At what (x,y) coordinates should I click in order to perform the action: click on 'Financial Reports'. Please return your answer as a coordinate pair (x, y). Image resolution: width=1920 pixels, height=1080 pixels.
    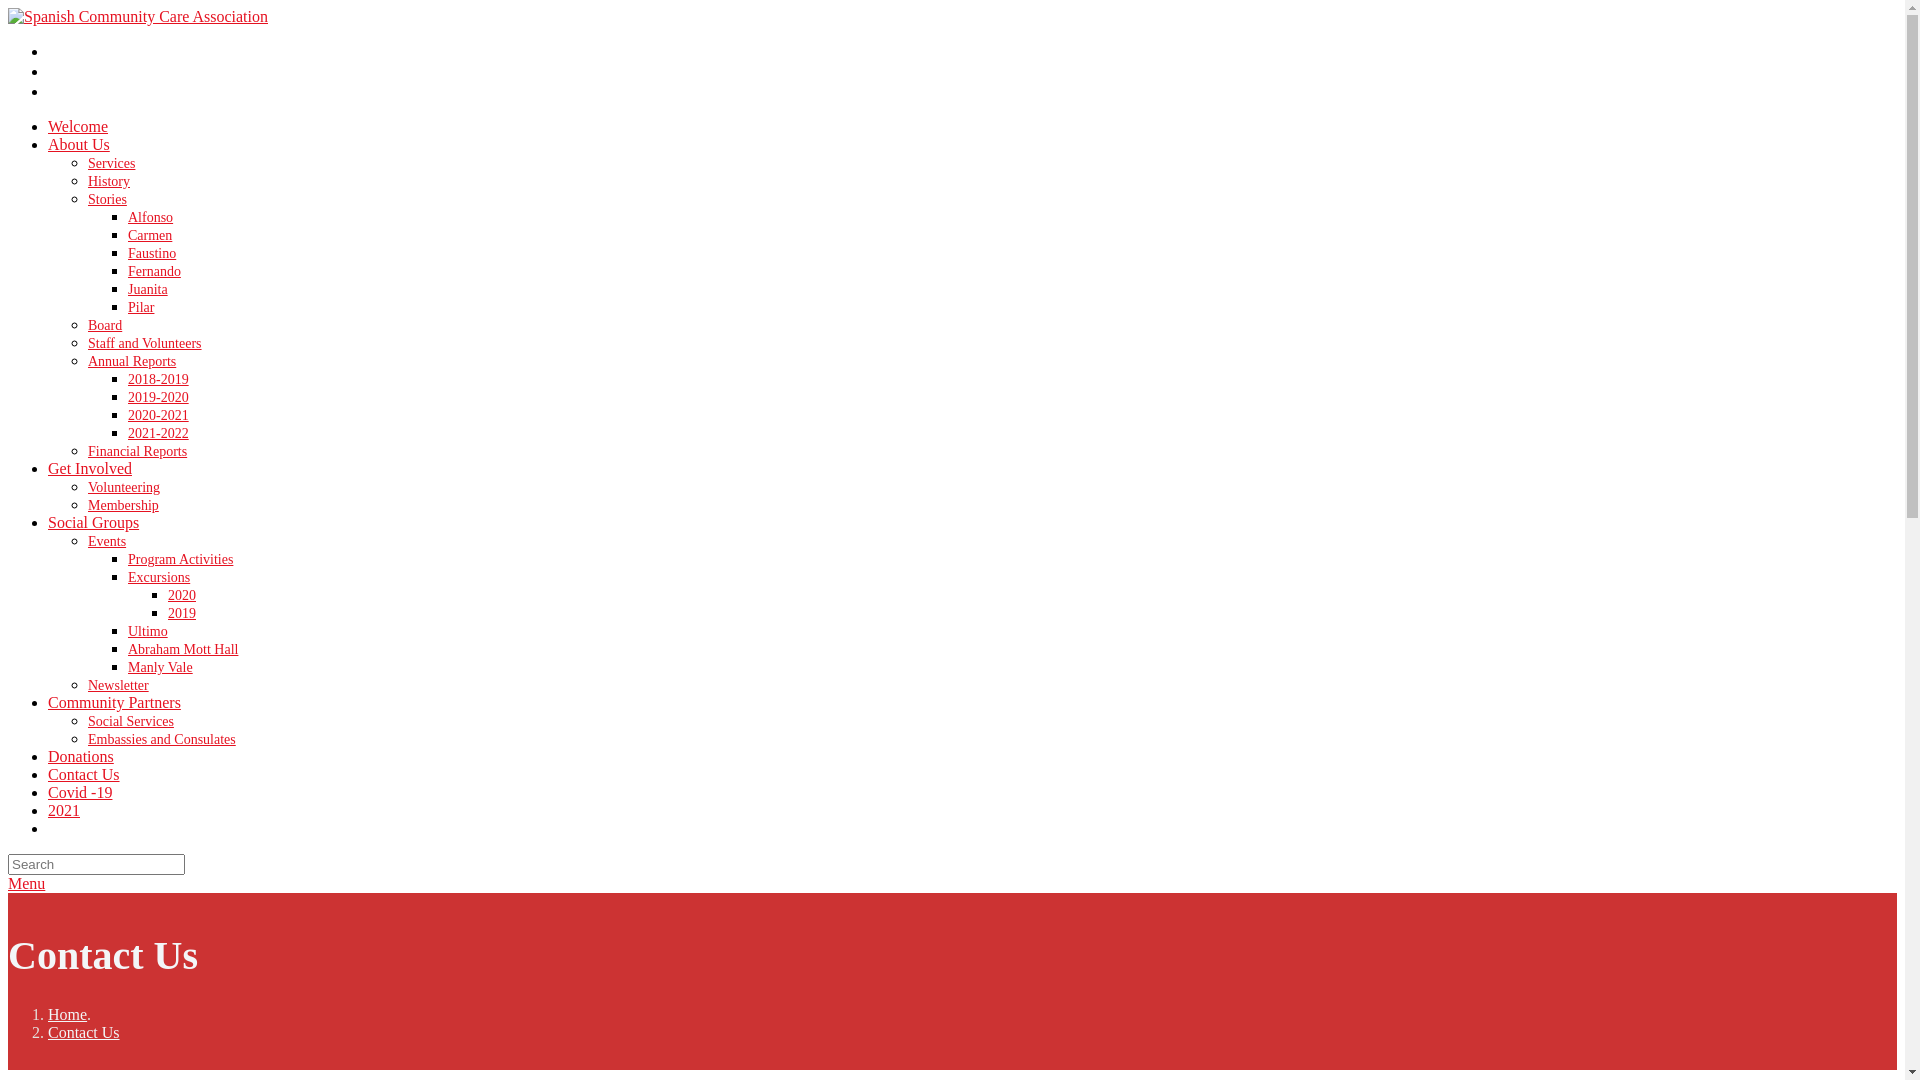
    Looking at the image, I should click on (136, 451).